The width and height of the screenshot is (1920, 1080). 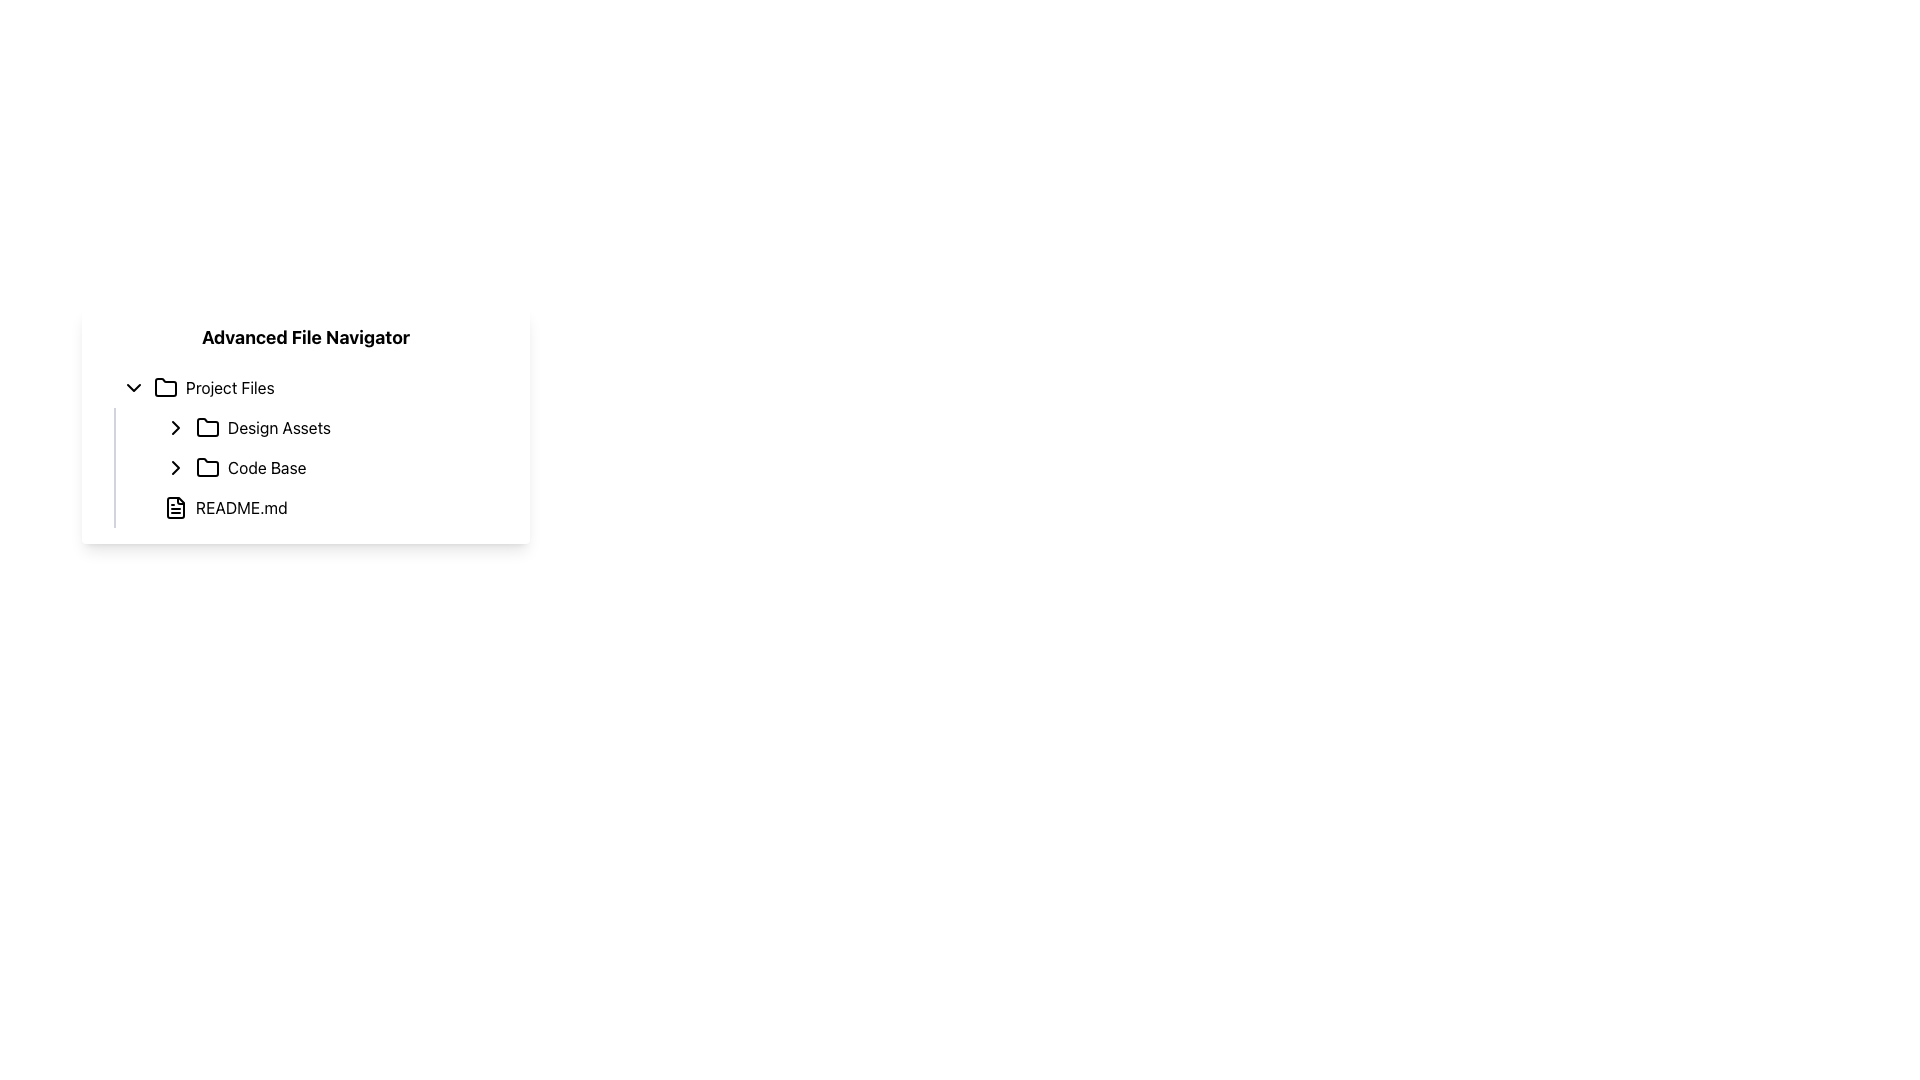 I want to click on the folder entry in the file tree component, which is the second item below 'Design Assets' and above 'README.md', so click(x=326, y=467).